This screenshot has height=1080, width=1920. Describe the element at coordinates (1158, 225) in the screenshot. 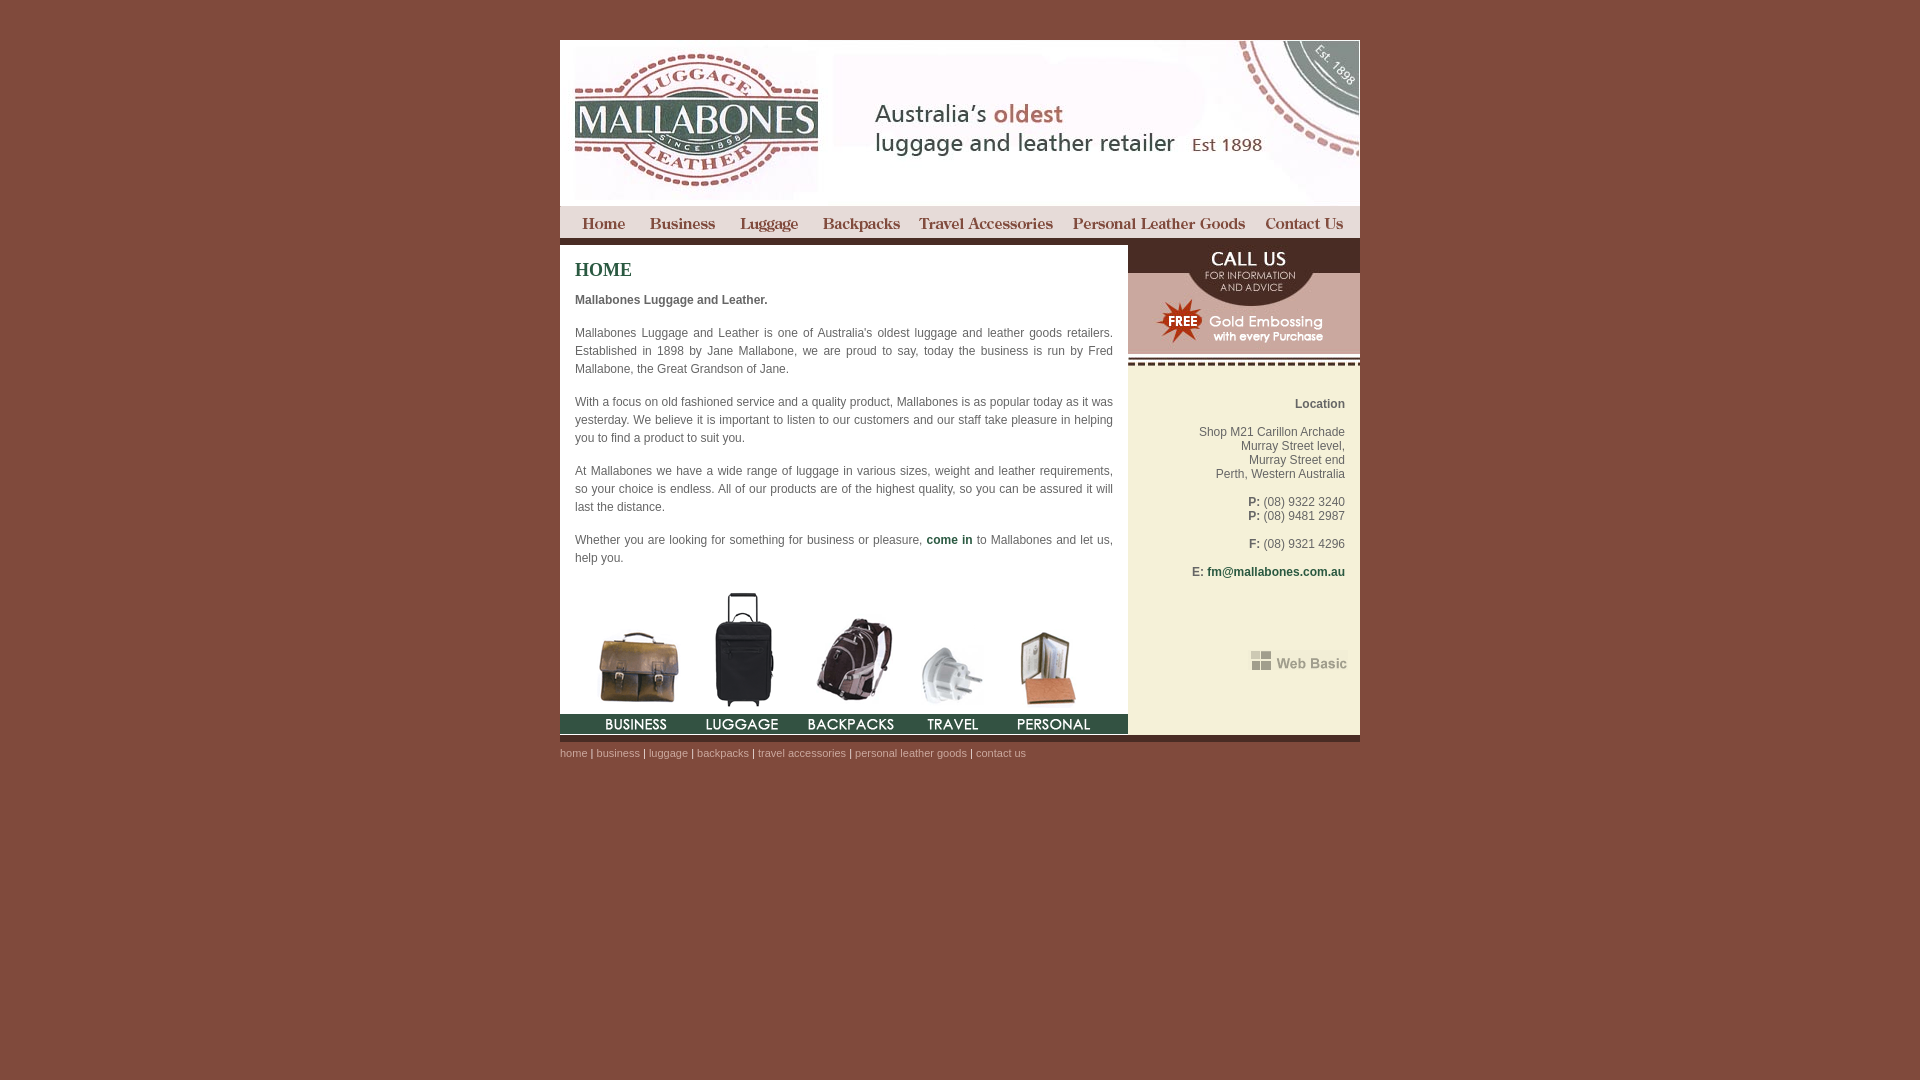

I see `'personal leather goods'` at that location.